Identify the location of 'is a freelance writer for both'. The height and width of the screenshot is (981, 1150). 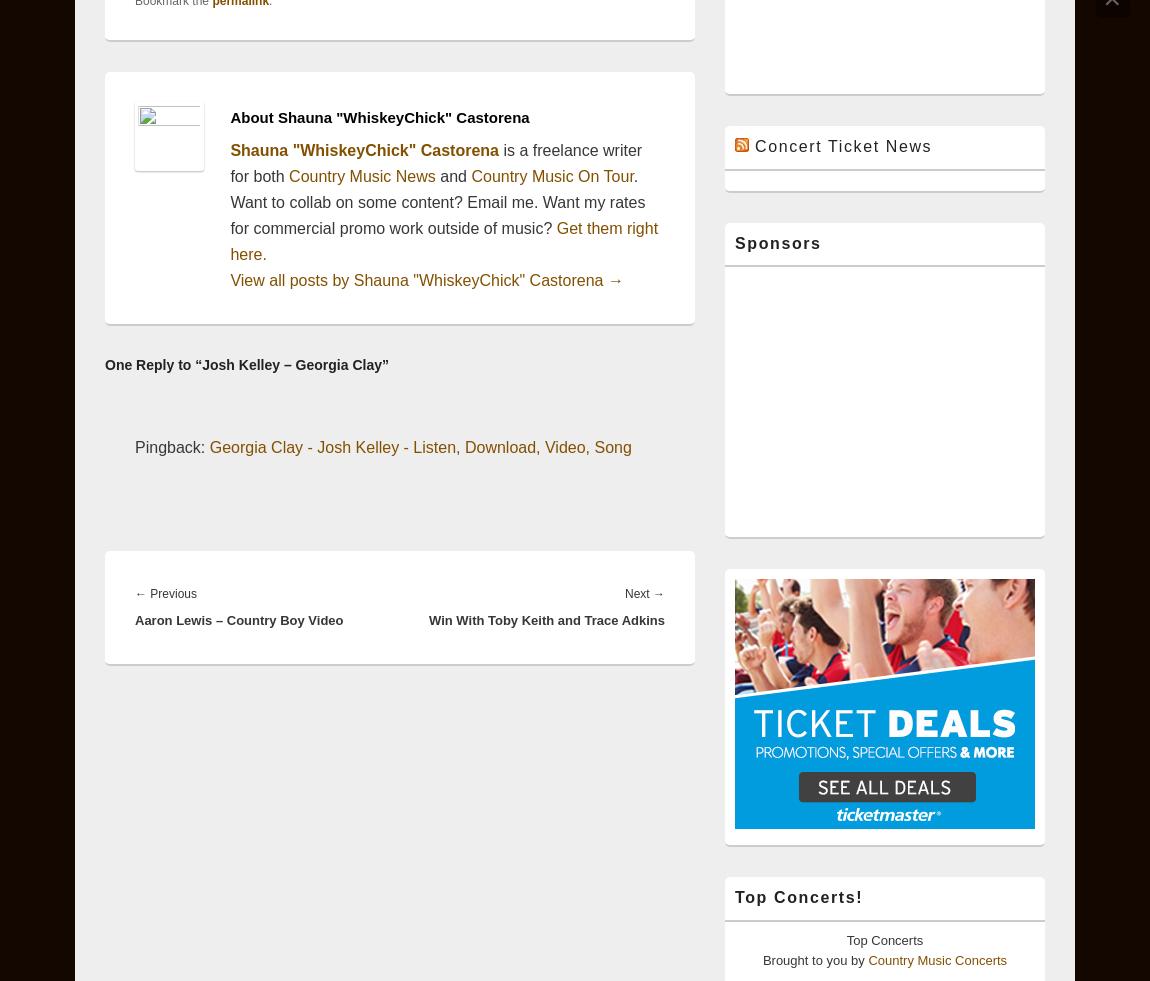
(435, 162).